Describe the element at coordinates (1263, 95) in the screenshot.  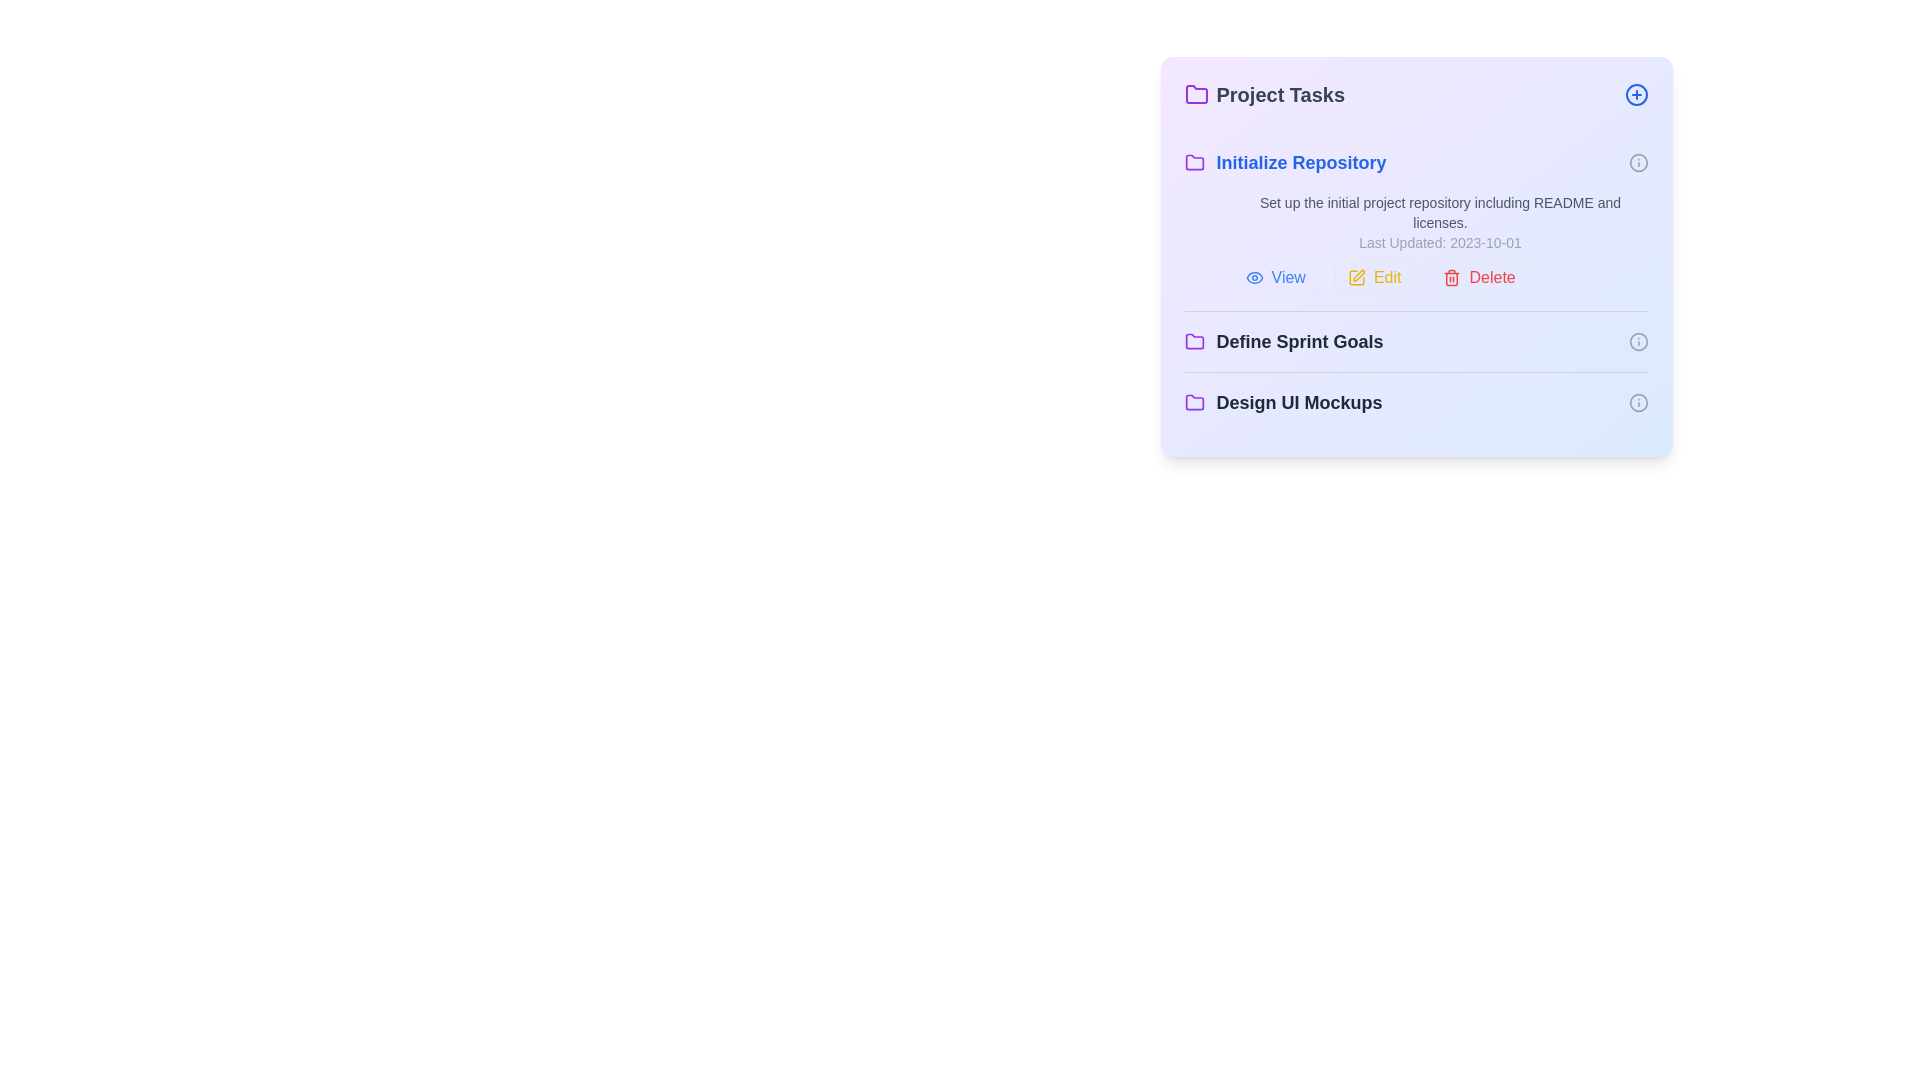
I see `the Text Label with Icon that serves as a header for the project tasks section` at that location.